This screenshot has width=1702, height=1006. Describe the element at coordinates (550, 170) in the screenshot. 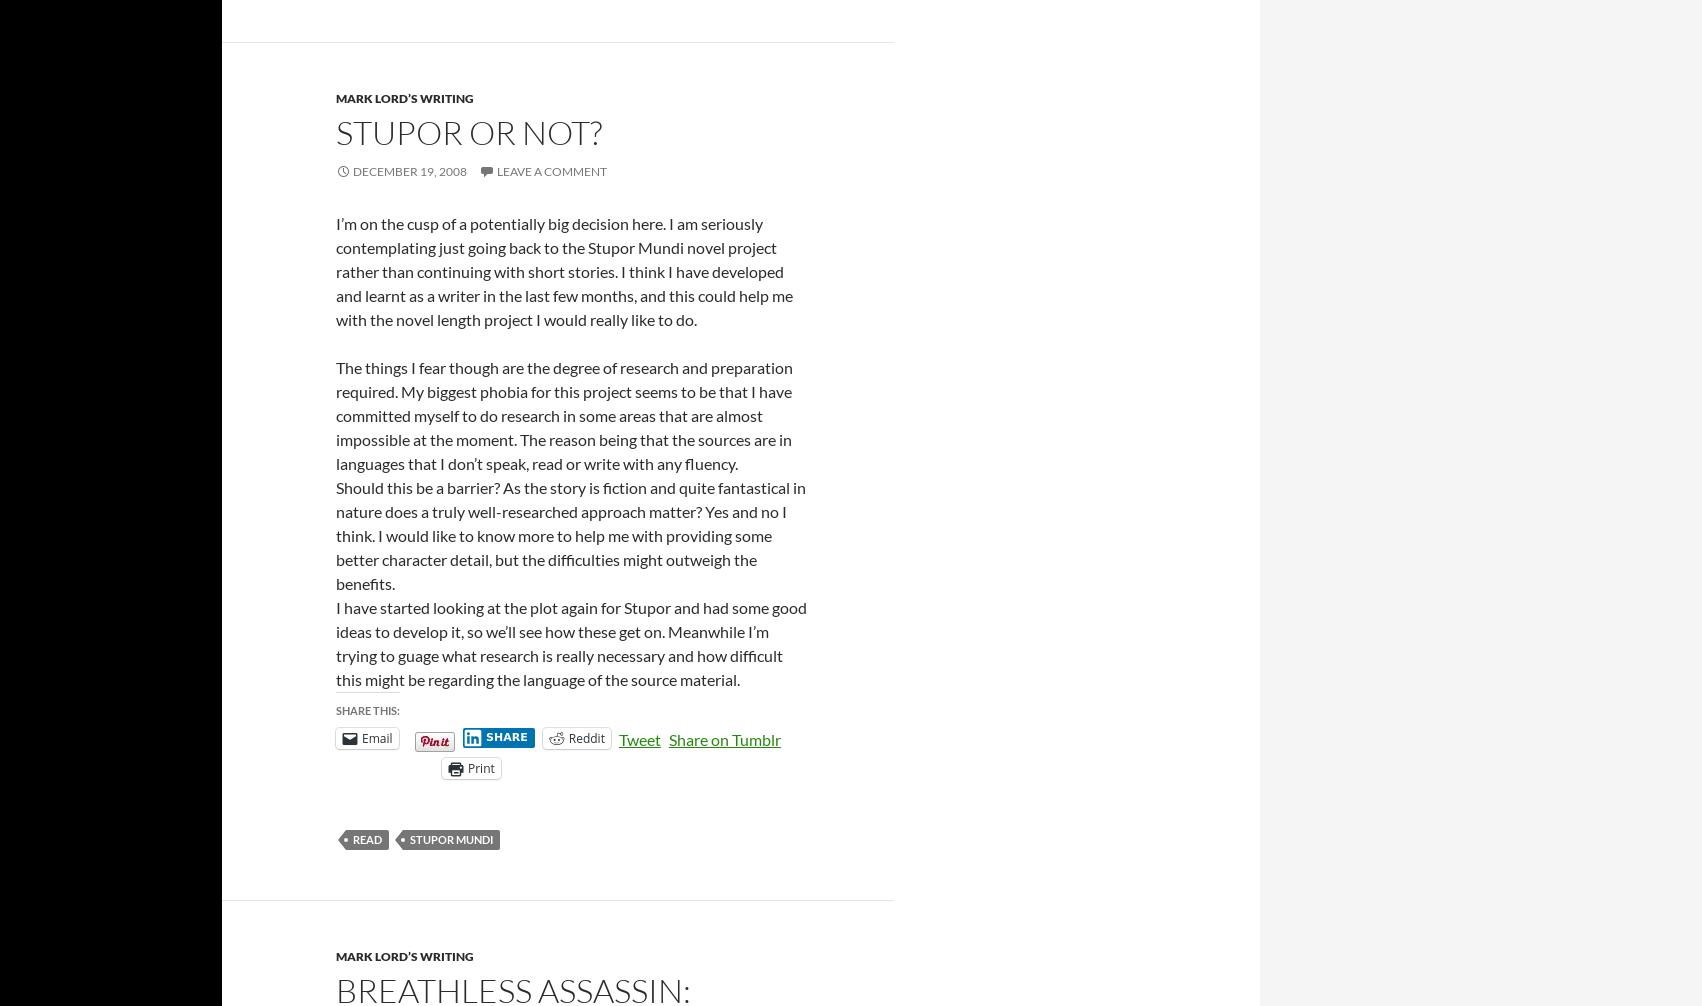

I see `'Leave a comment'` at that location.